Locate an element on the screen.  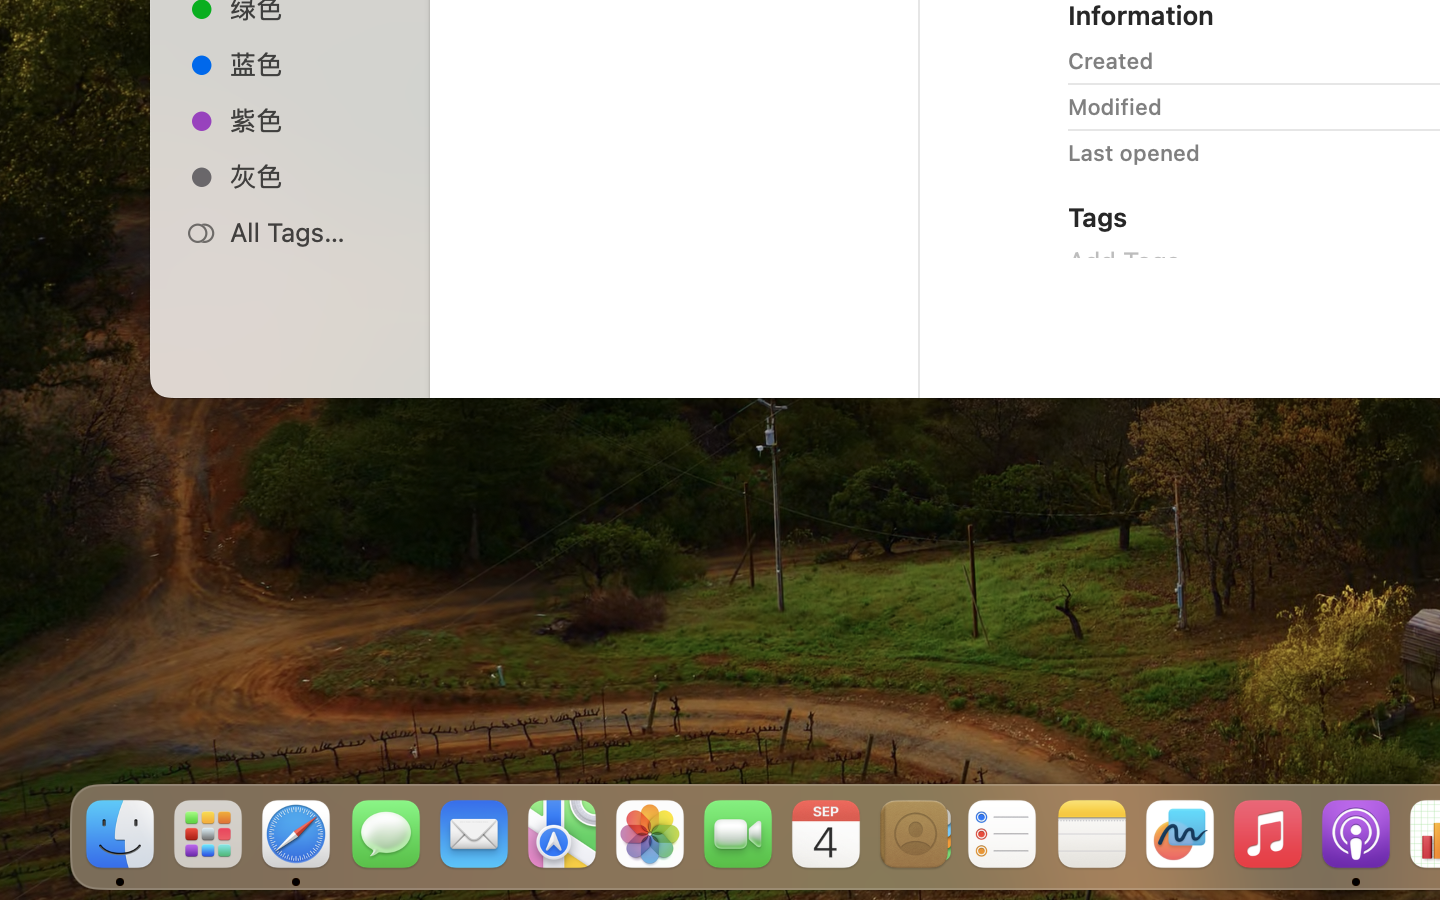
'蓝色' is located at coordinates (311, 62).